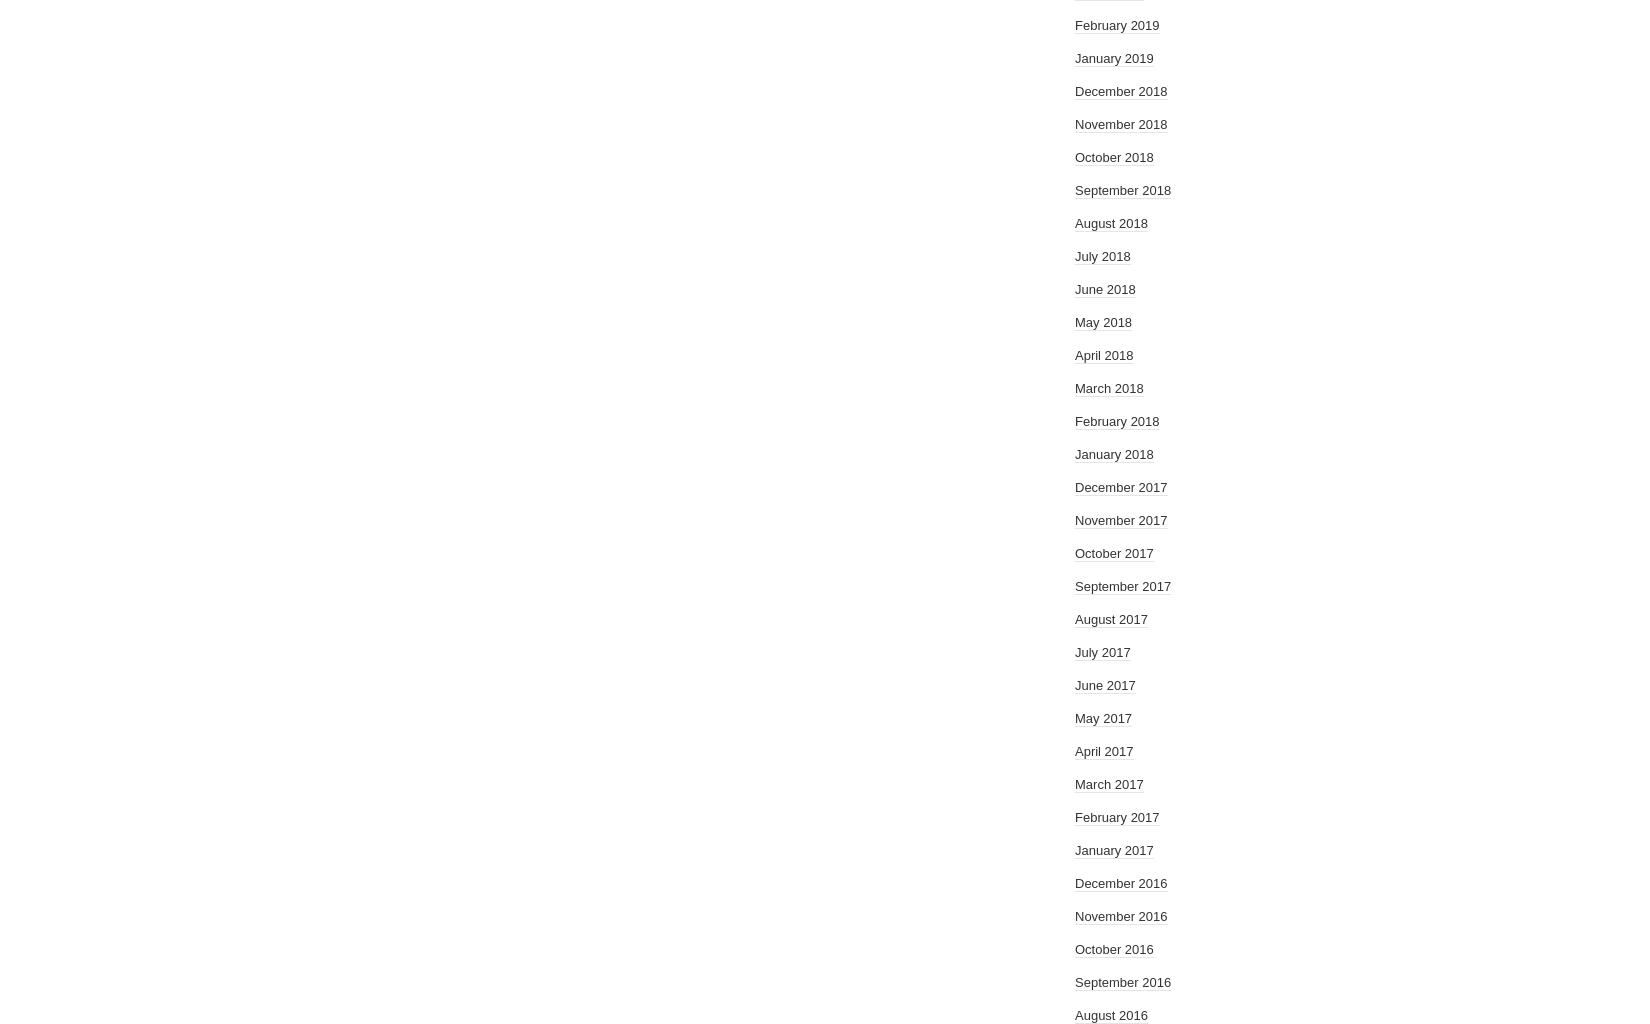  Describe the element at coordinates (1114, 454) in the screenshot. I see `'January 2018'` at that location.